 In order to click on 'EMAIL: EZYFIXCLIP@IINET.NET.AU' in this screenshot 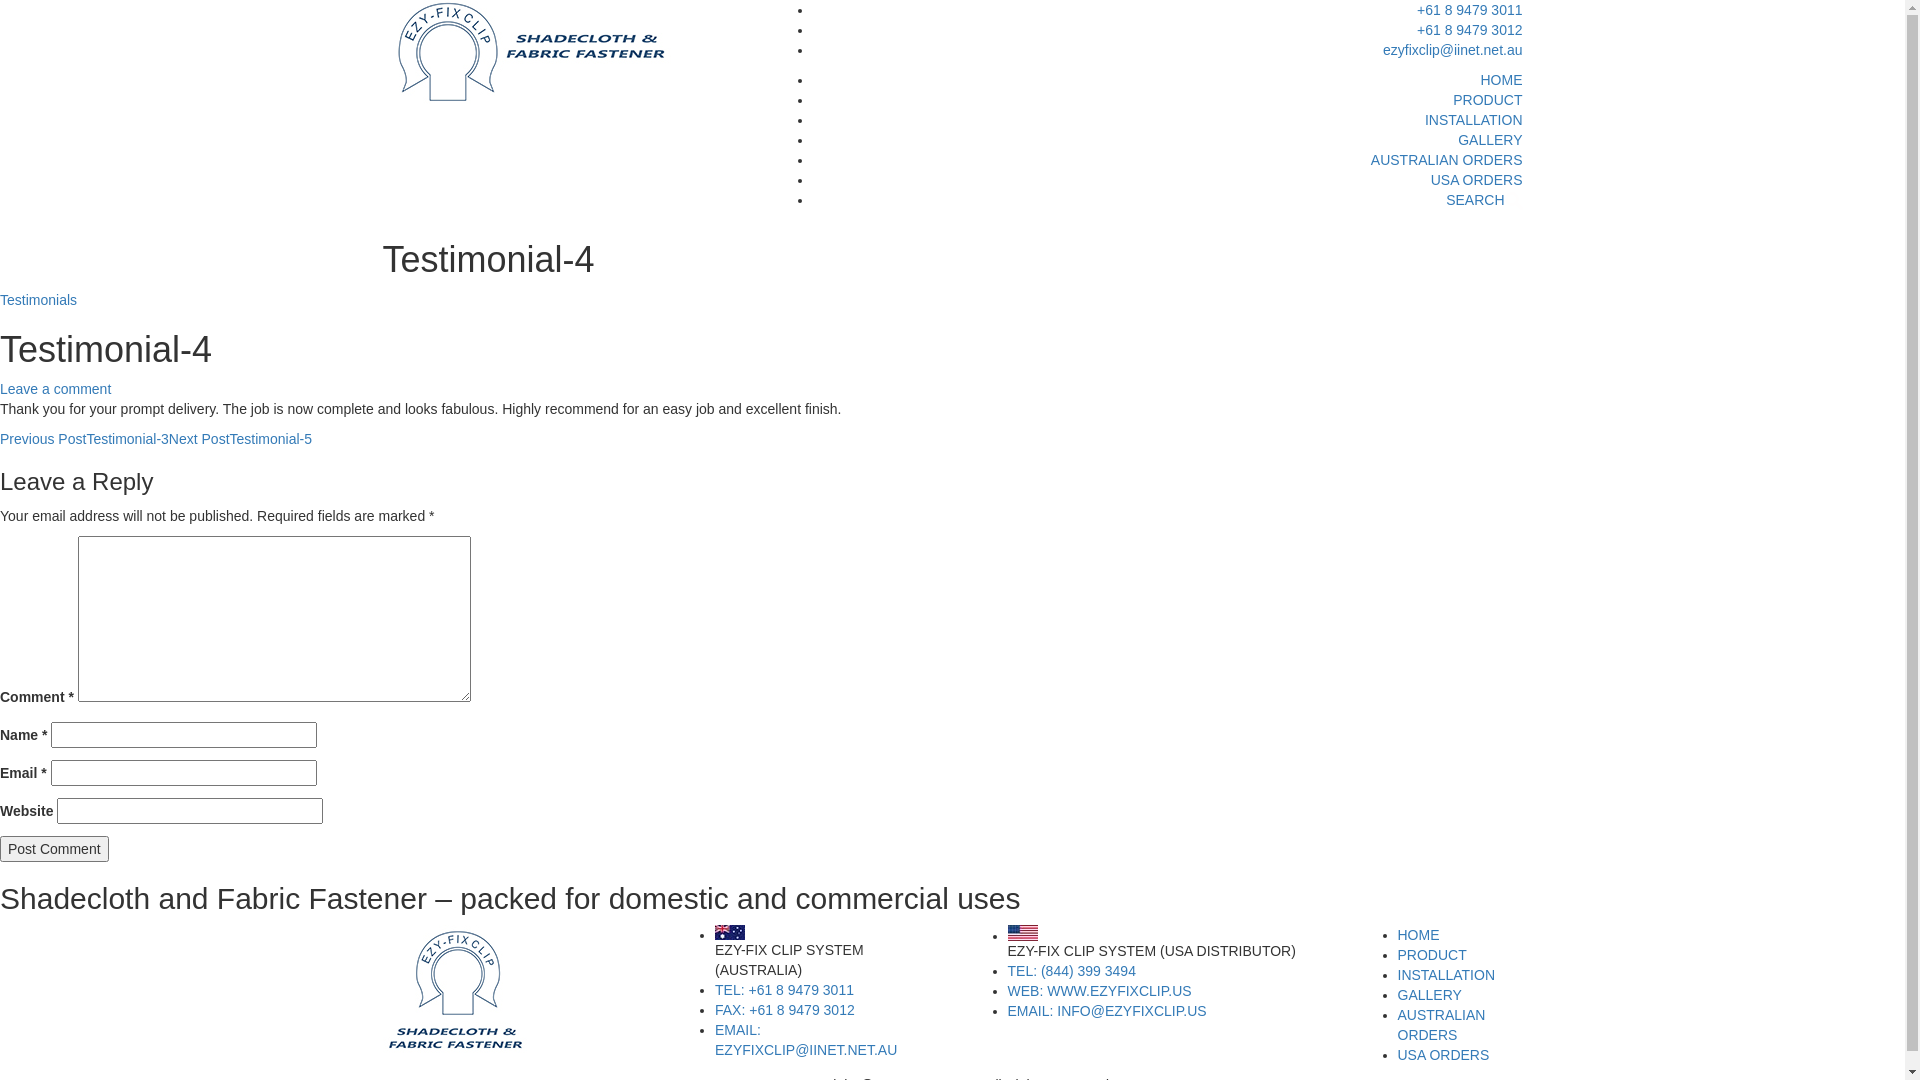, I will do `click(806, 1039)`.